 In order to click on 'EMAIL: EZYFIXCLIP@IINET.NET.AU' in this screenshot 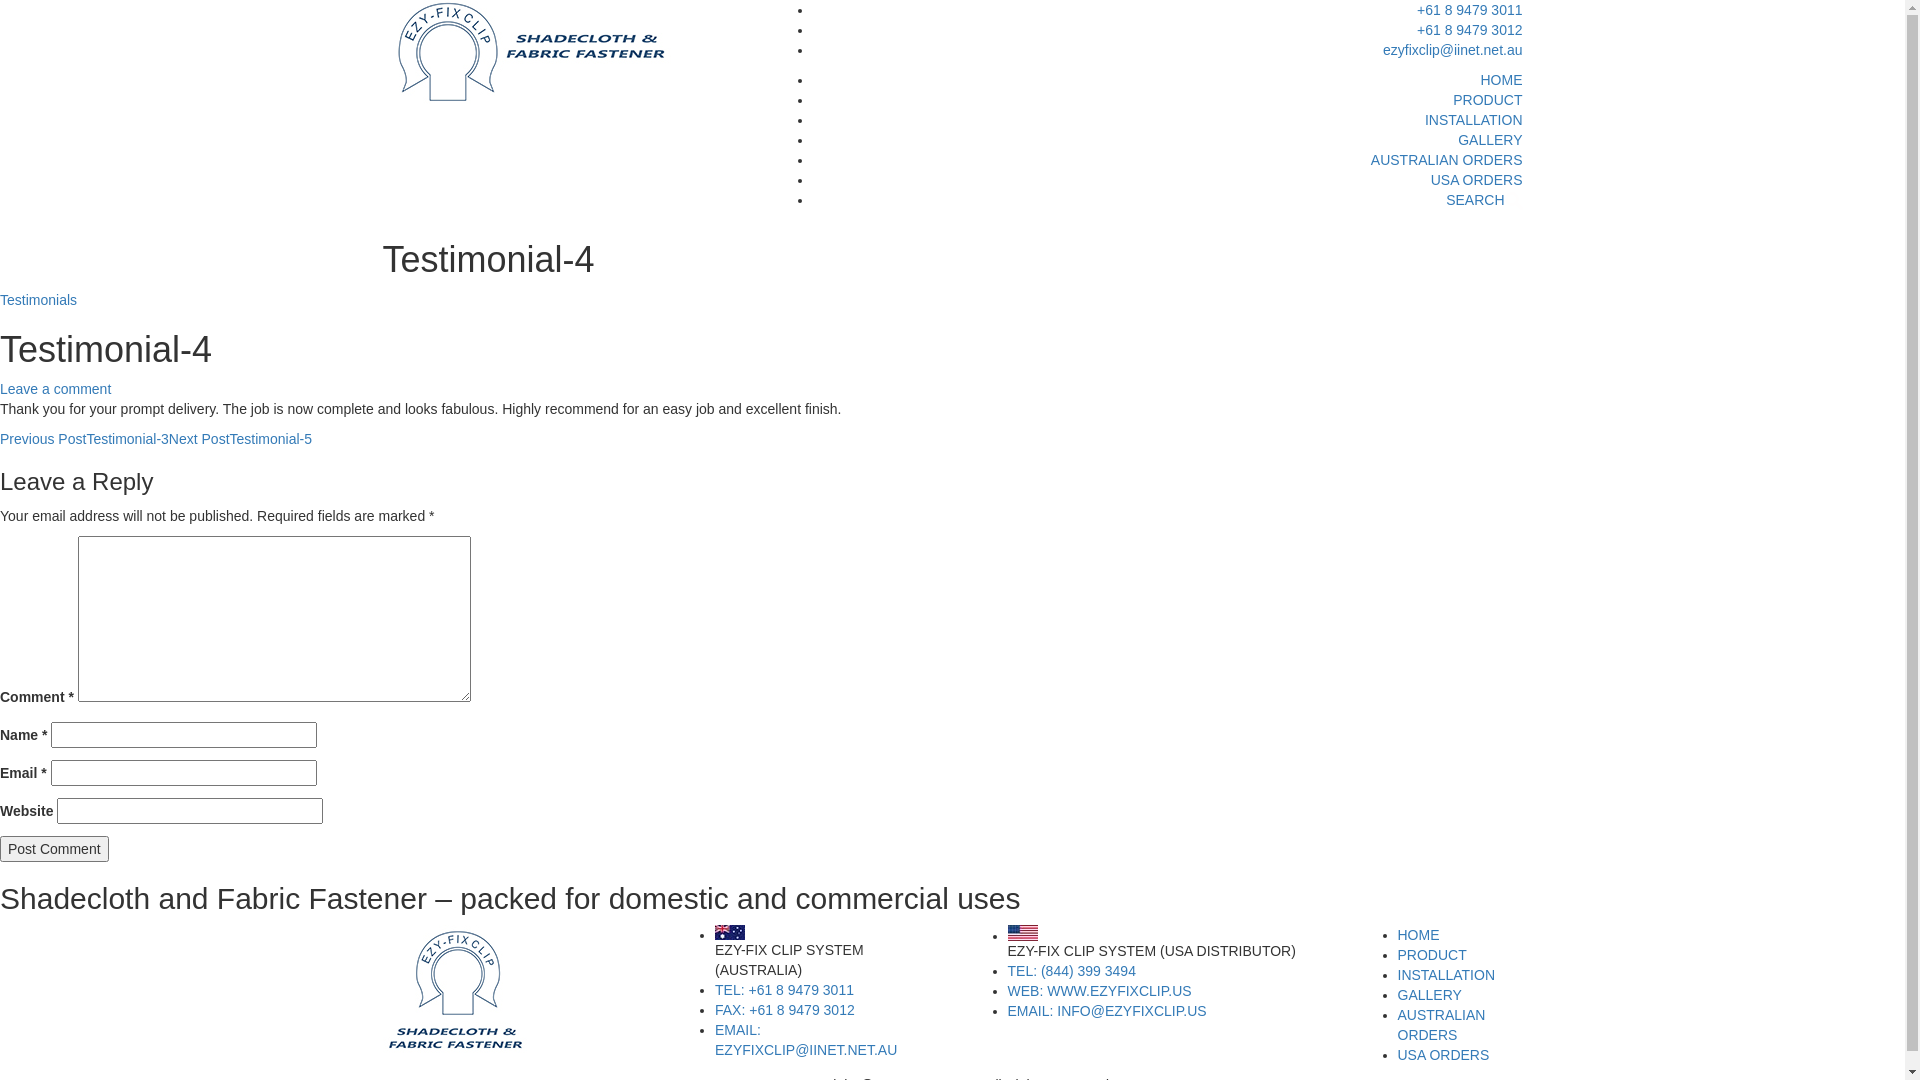, I will do `click(806, 1039)`.